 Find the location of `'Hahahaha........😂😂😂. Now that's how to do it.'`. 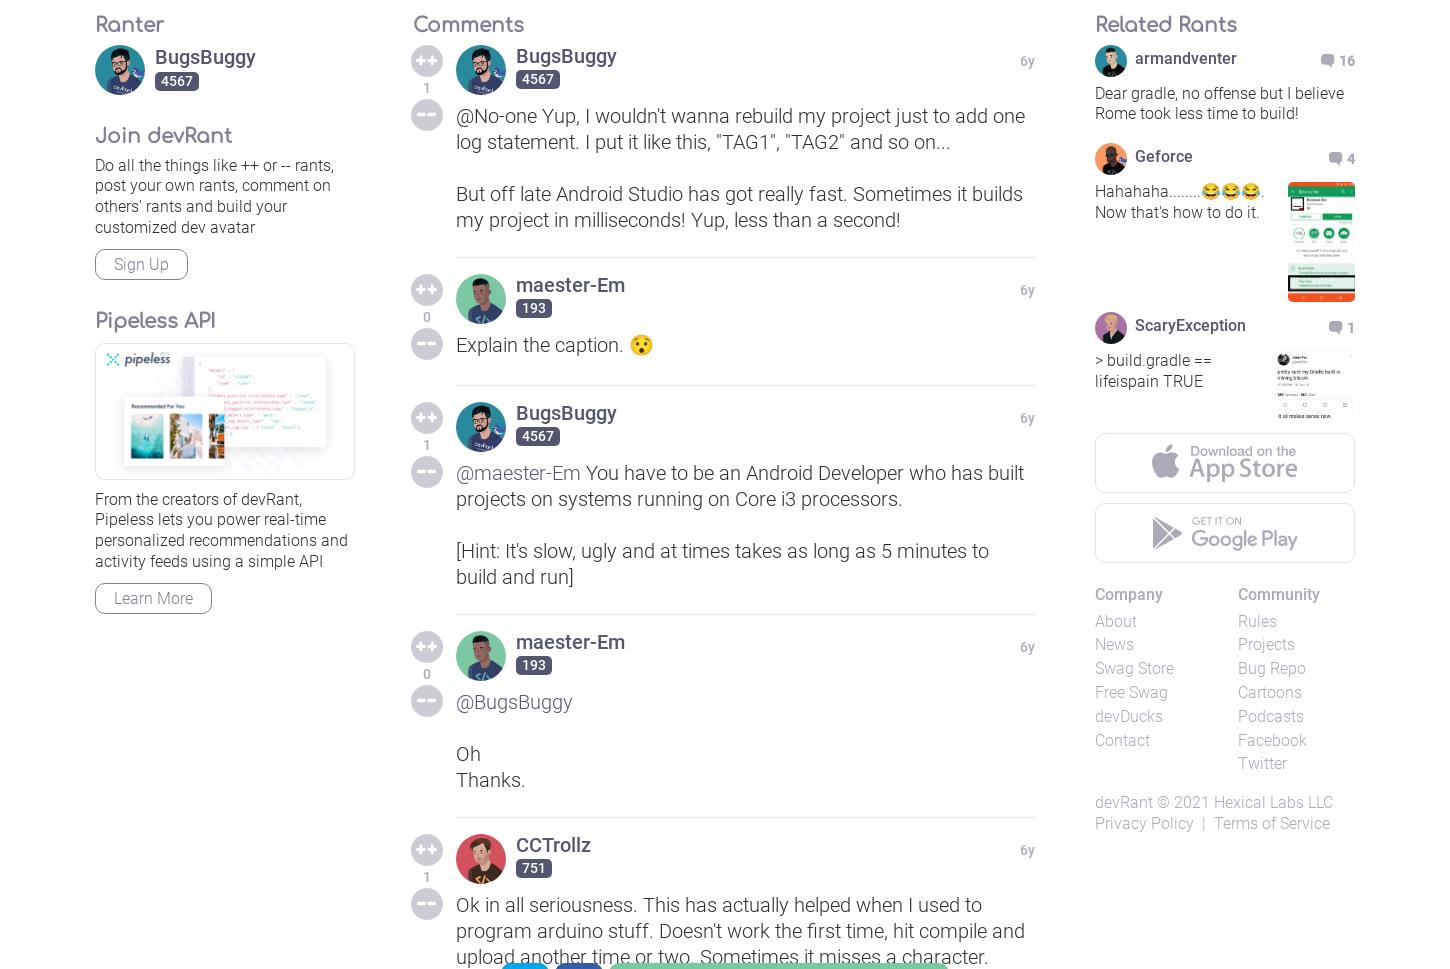

'Hahahaha........😂😂😂. Now that's how to do it.' is located at coordinates (1094, 202).